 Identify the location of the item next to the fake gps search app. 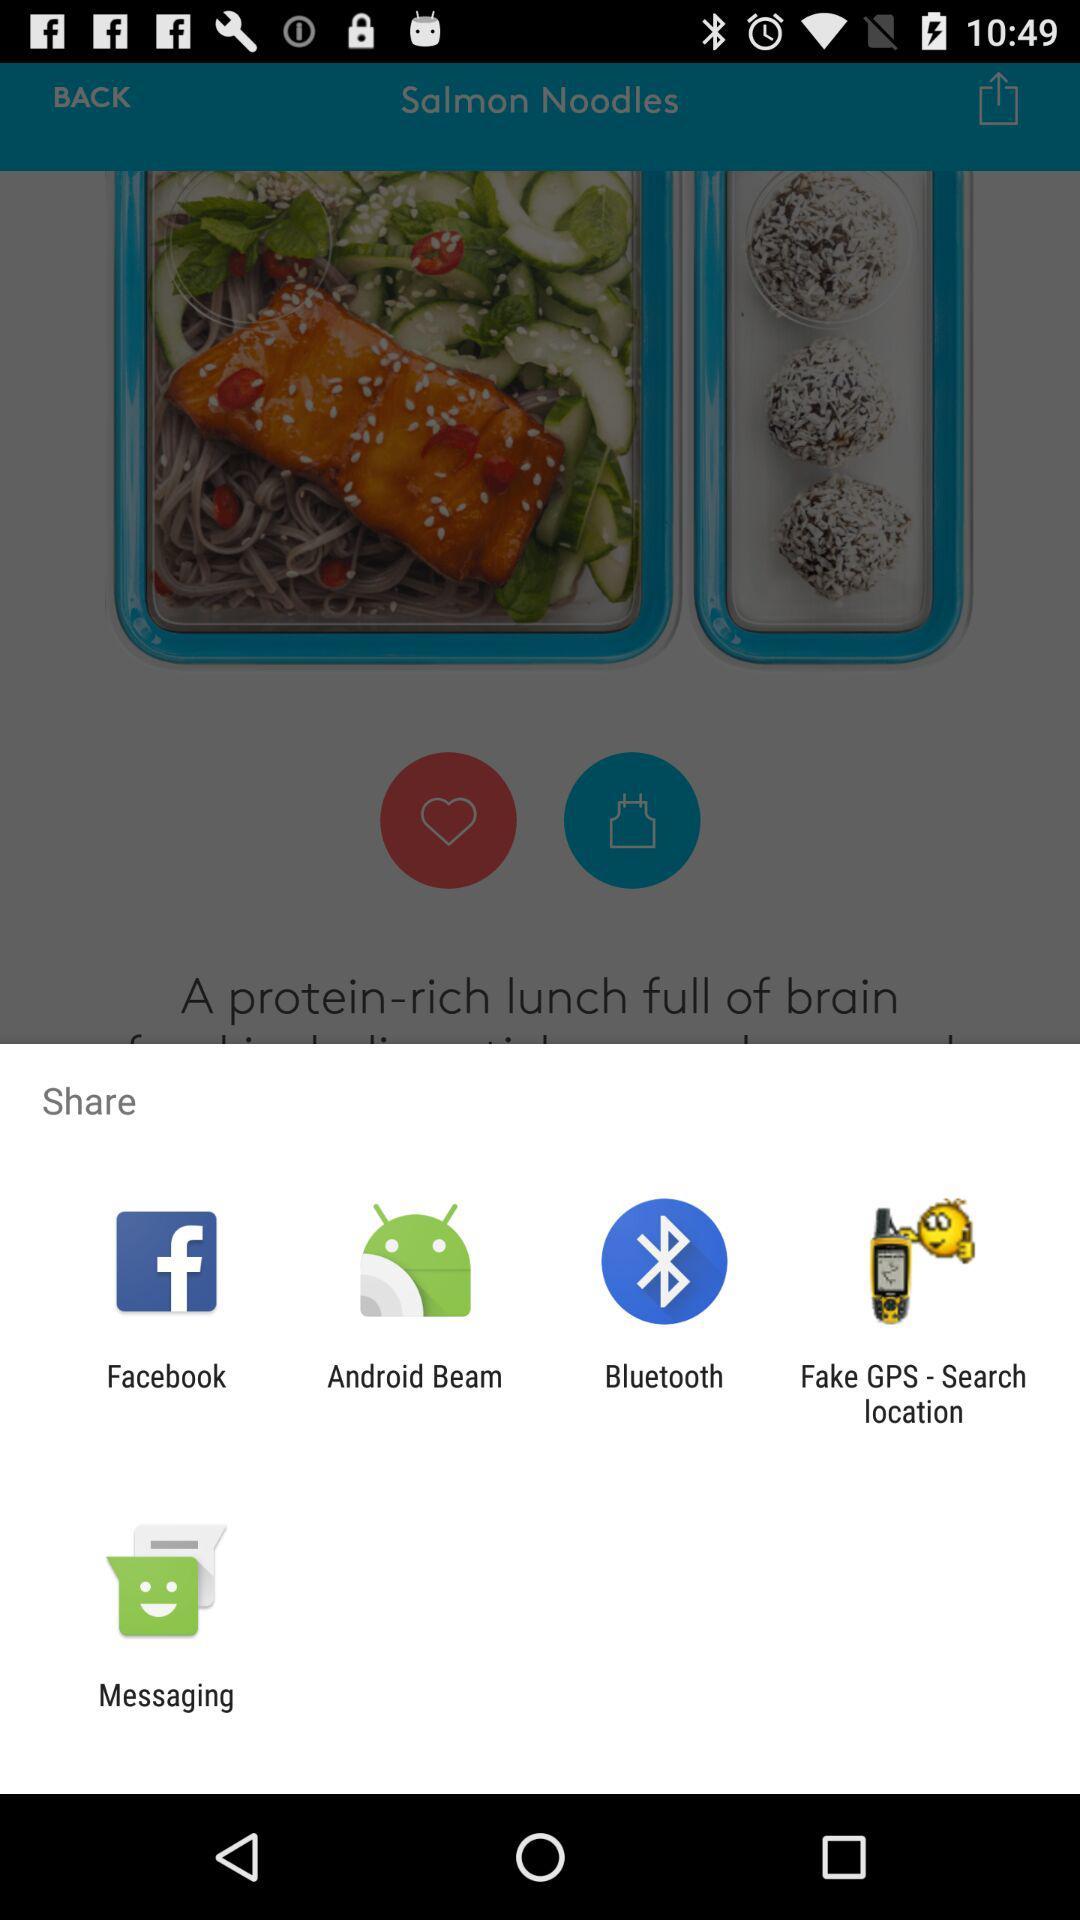
(664, 1392).